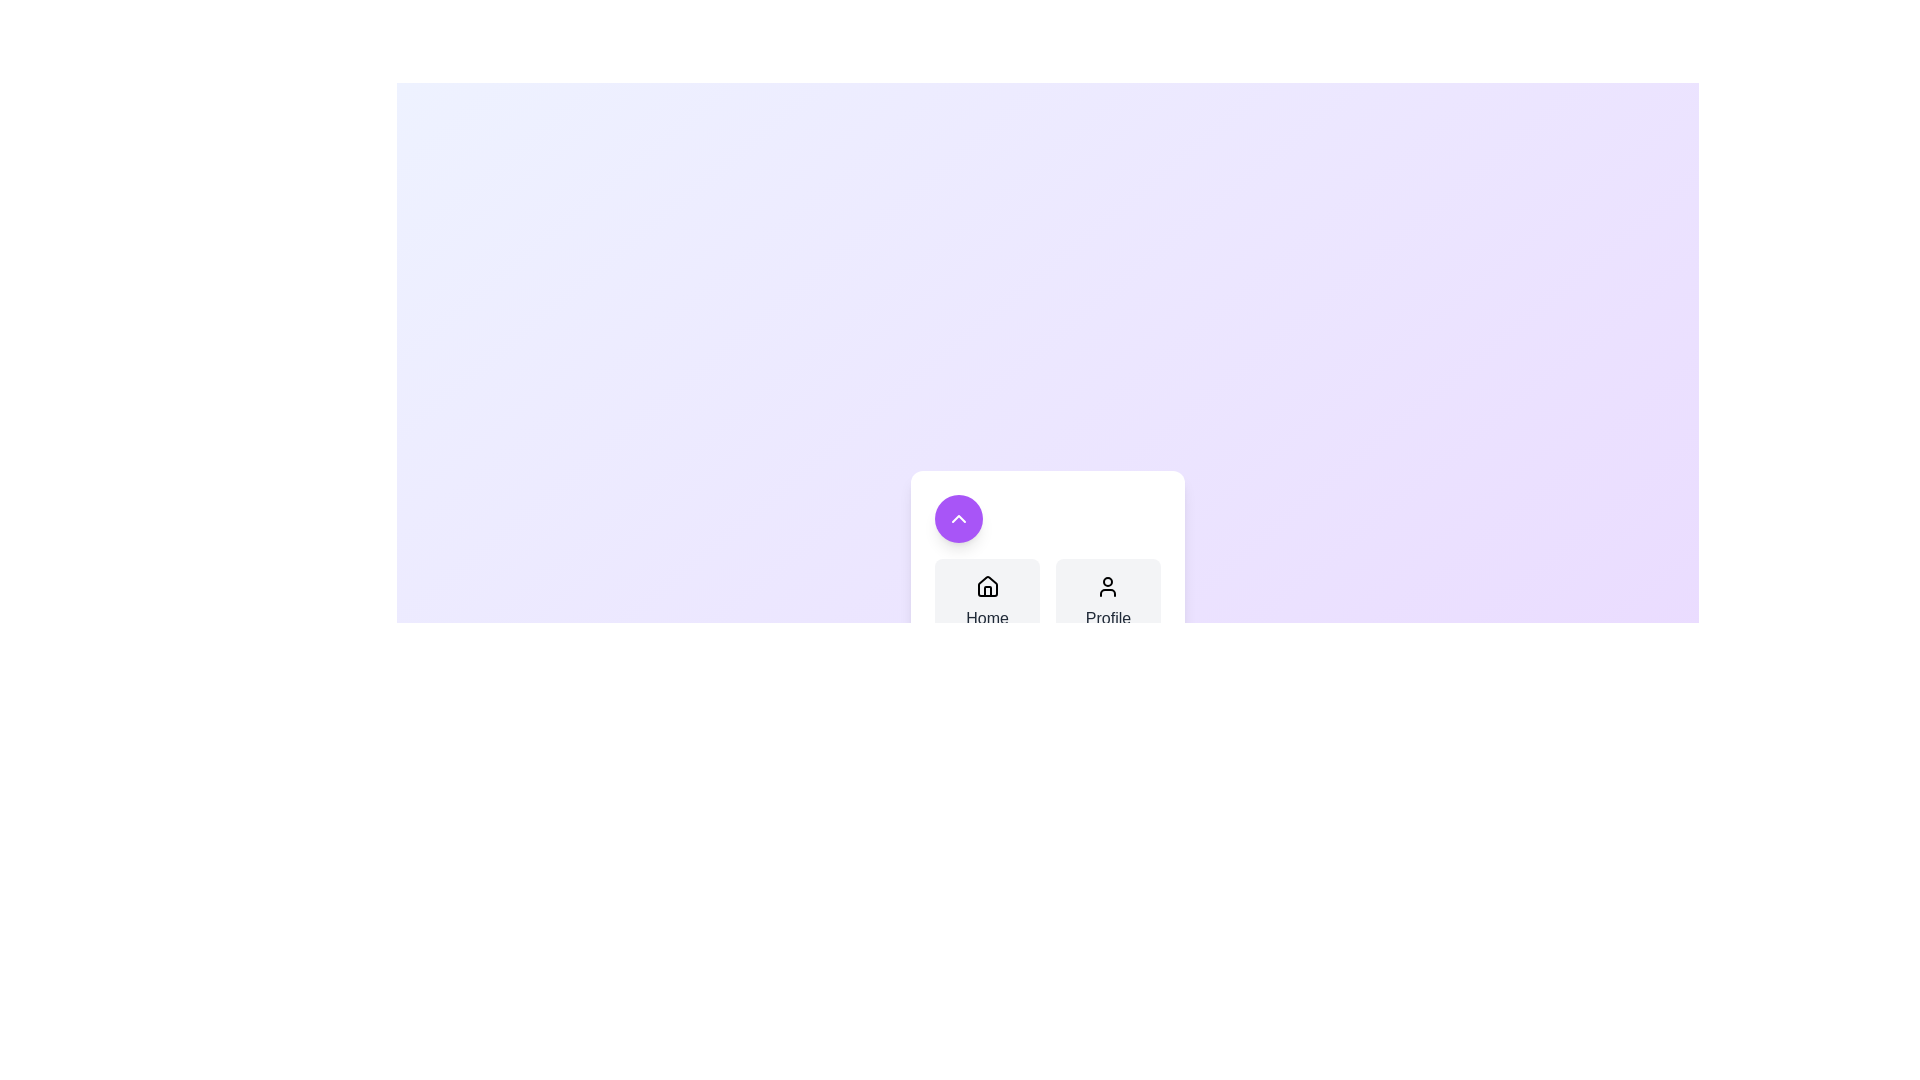 The height and width of the screenshot is (1080, 1920). Describe the element at coordinates (1107, 601) in the screenshot. I see `the button labeled Profile to observe its hover effect` at that location.